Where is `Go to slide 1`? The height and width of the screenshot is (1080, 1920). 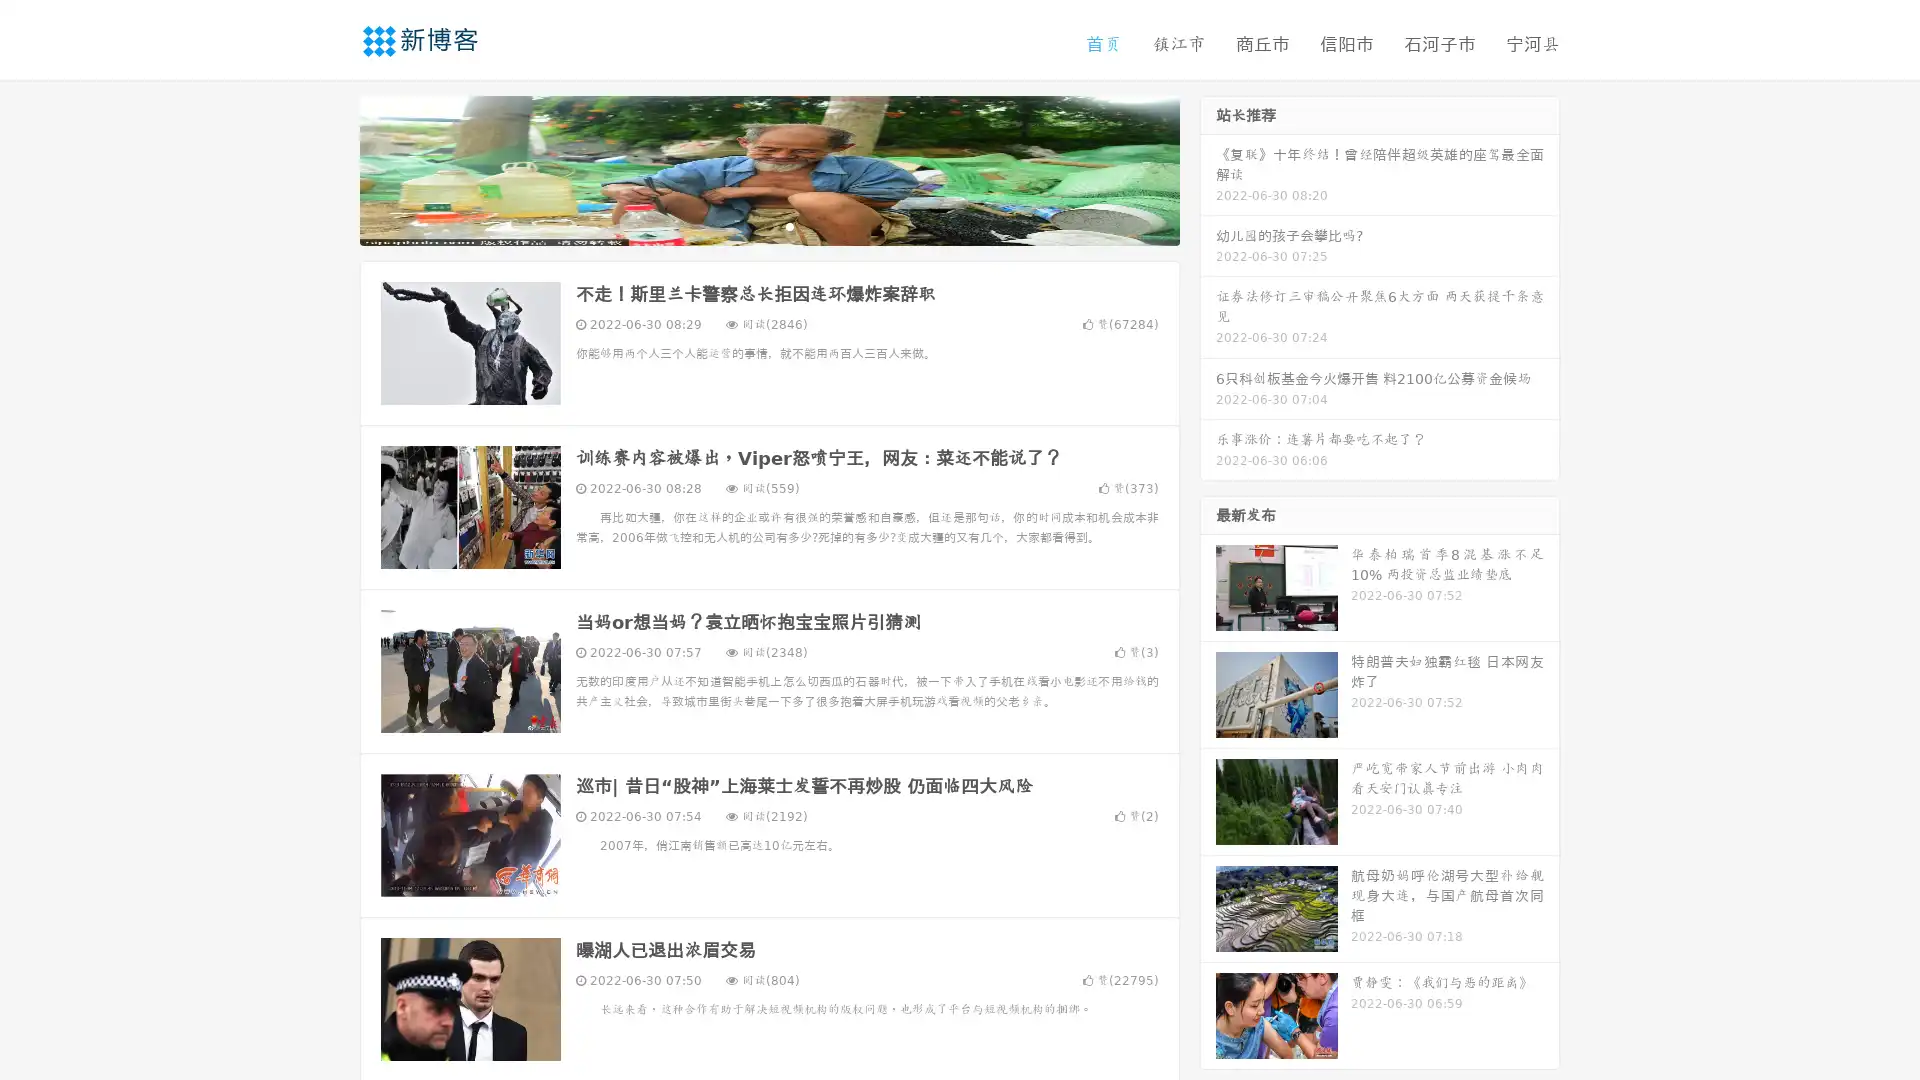 Go to slide 1 is located at coordinates (748, 225).